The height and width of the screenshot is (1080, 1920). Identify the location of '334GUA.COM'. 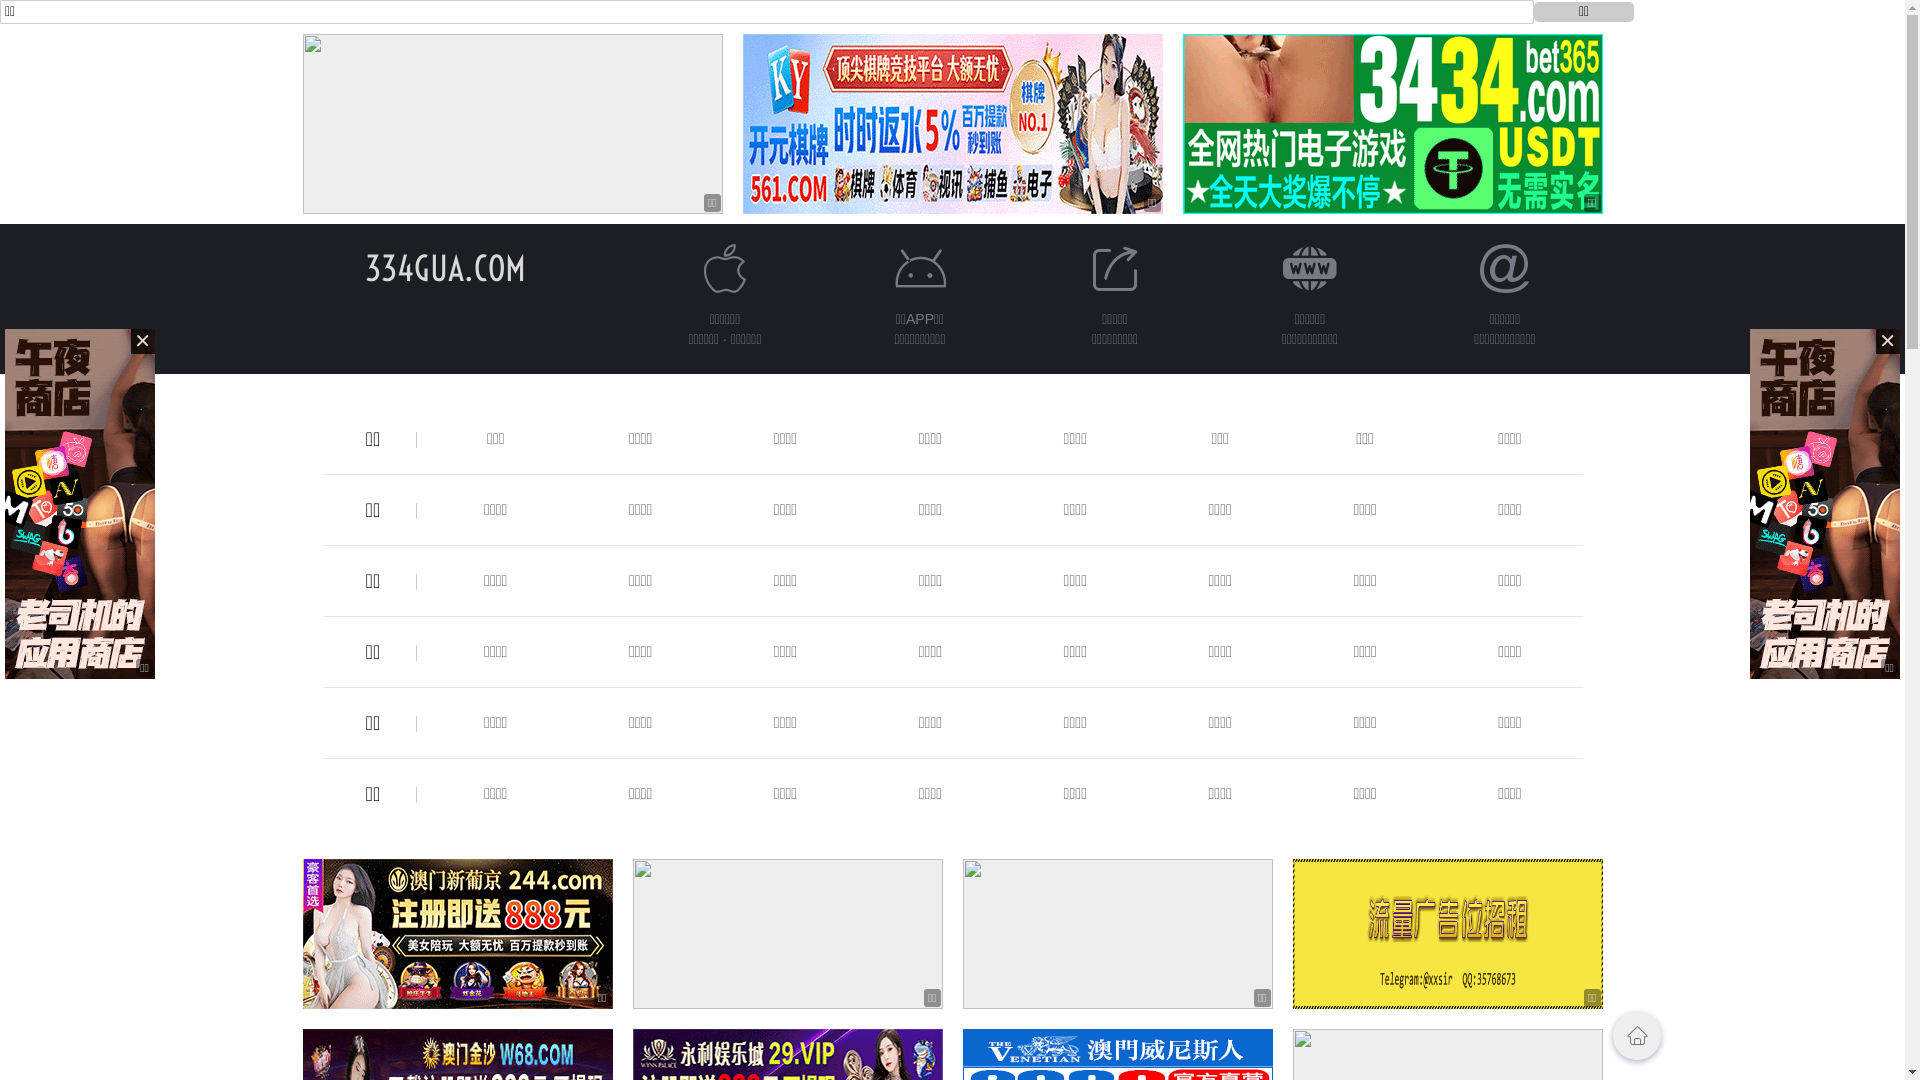
(444, 267).